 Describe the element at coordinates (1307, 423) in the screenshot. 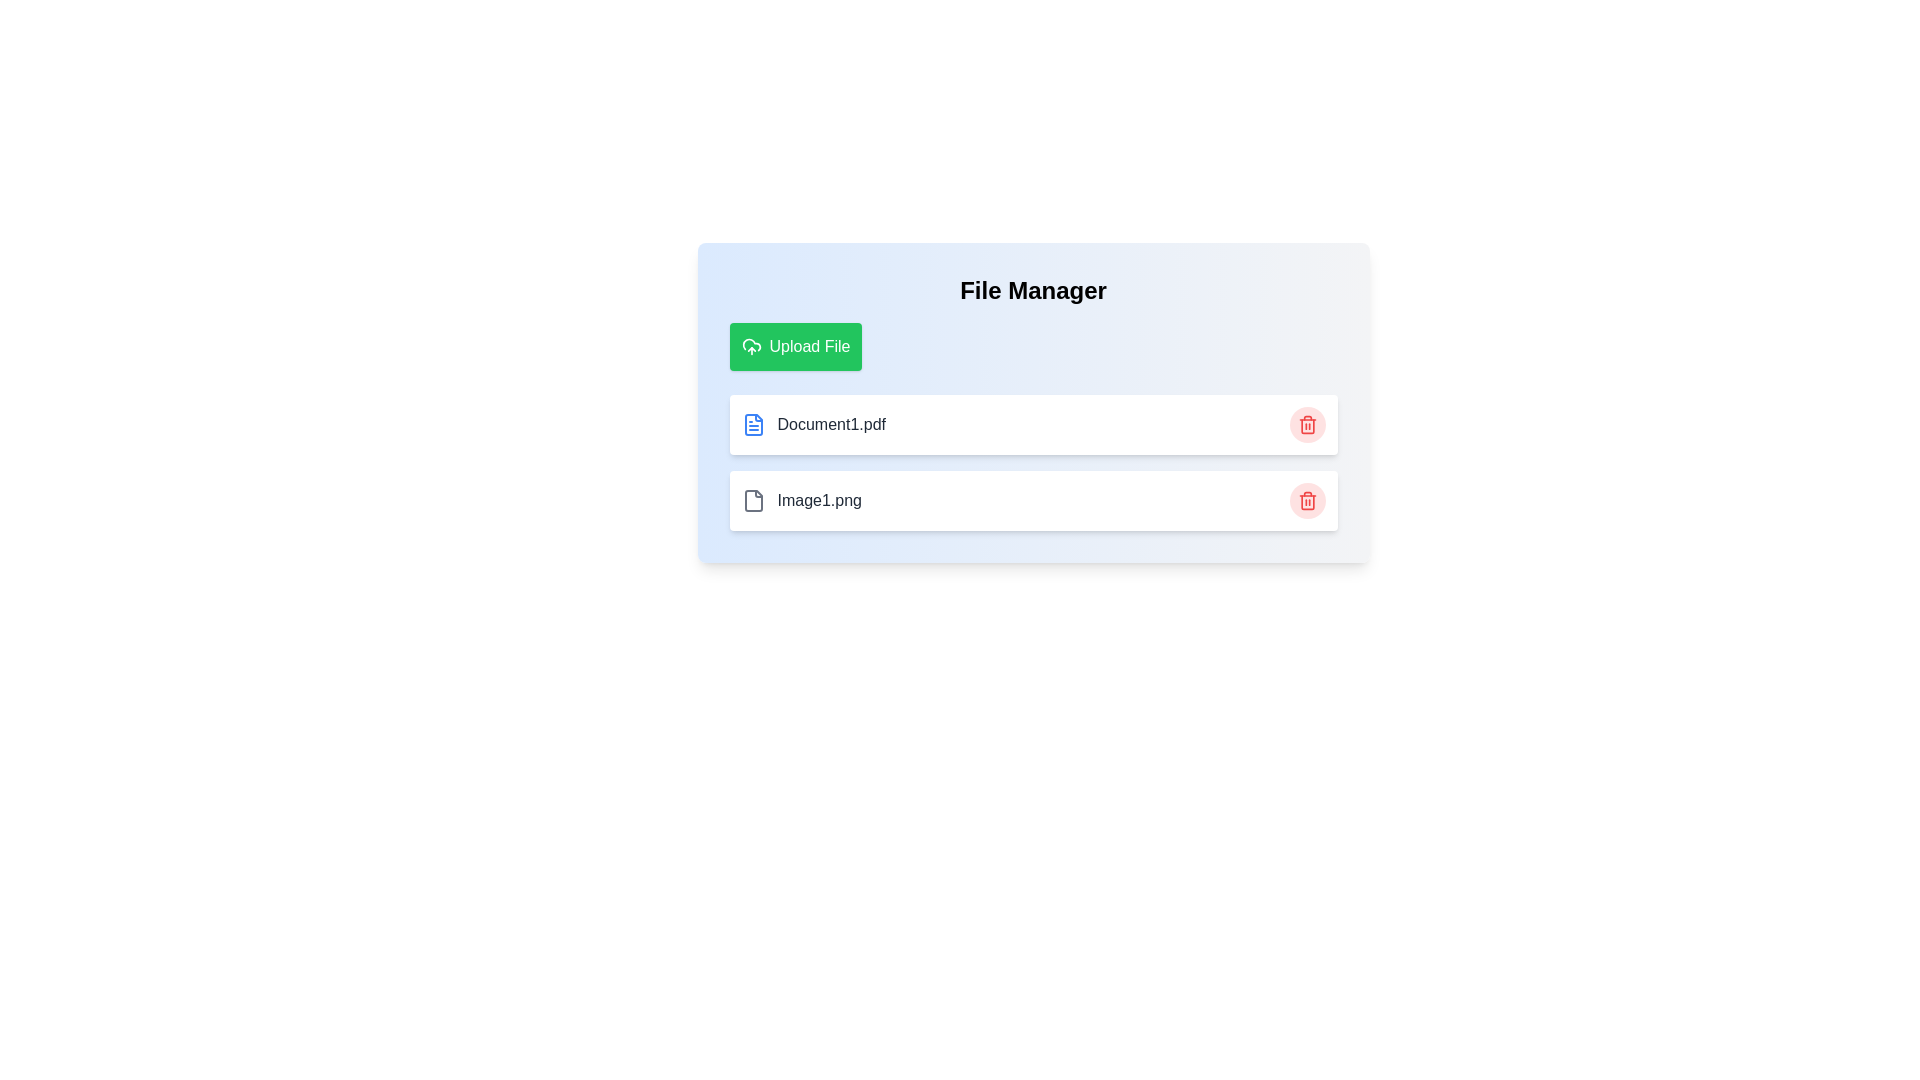

I see `the red trash bin icon button located to the right of the file label in the second row` at that location.